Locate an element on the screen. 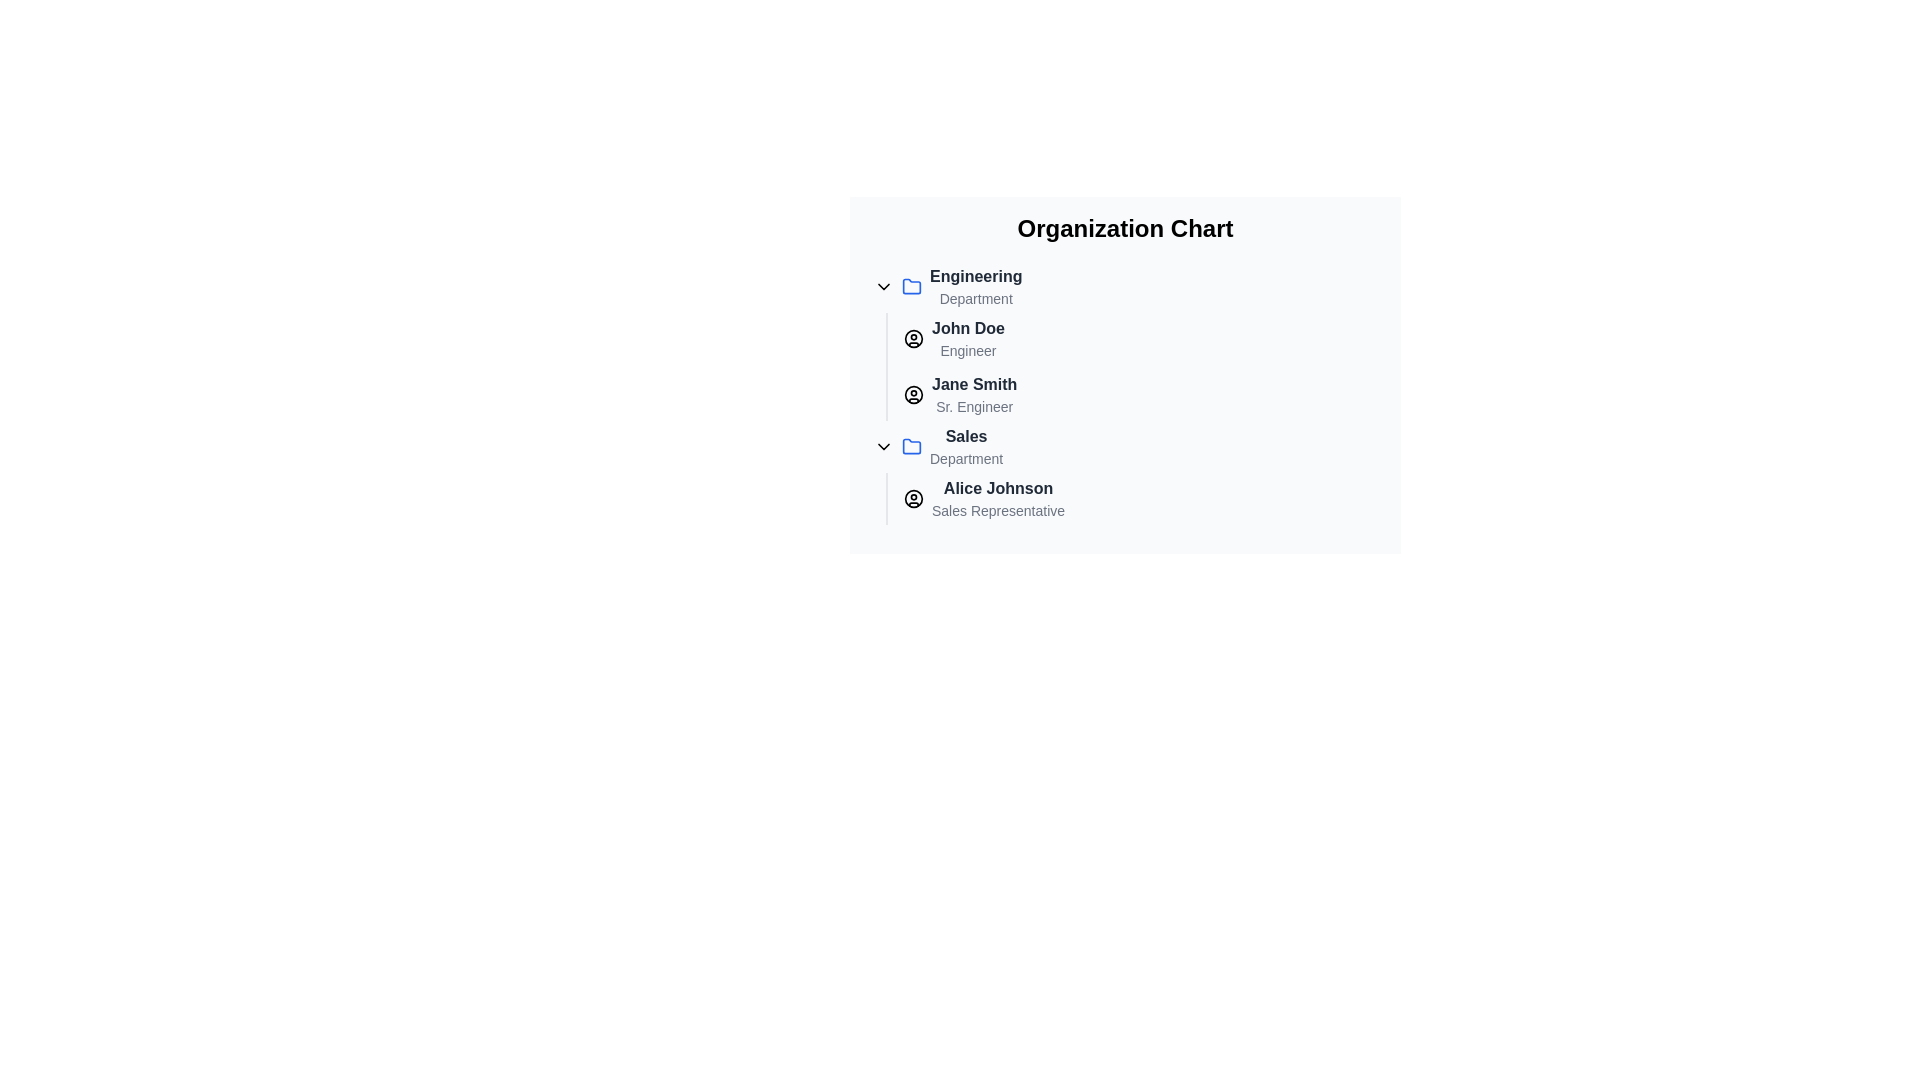 The width and height of the screenshot is (1920, 1080). displayed text from the bold, dark gray label that says 'Engineering', positioned at the top of the Engineering Department group in the organizational chart is located at coordinates (976, 276).